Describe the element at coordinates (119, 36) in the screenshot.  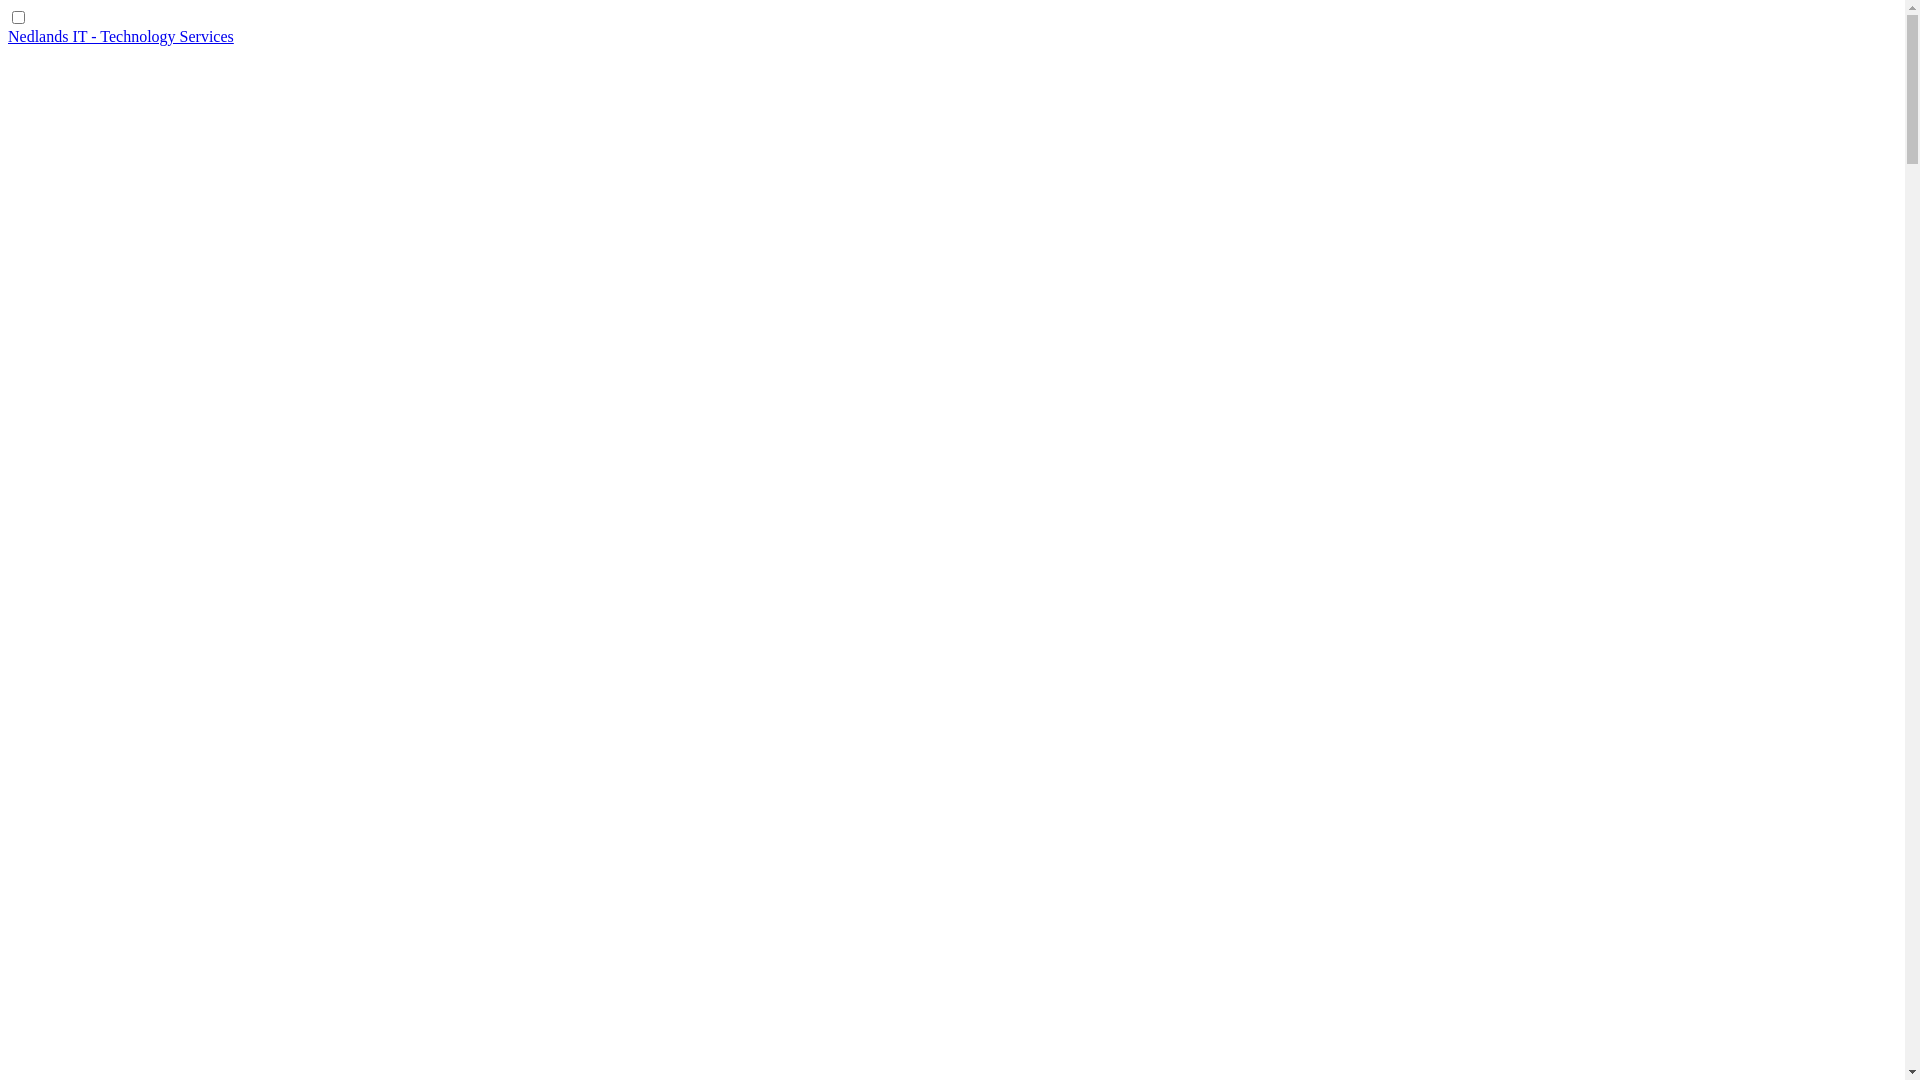
I see `'Nedlands IT - Technology Services'` at that location.